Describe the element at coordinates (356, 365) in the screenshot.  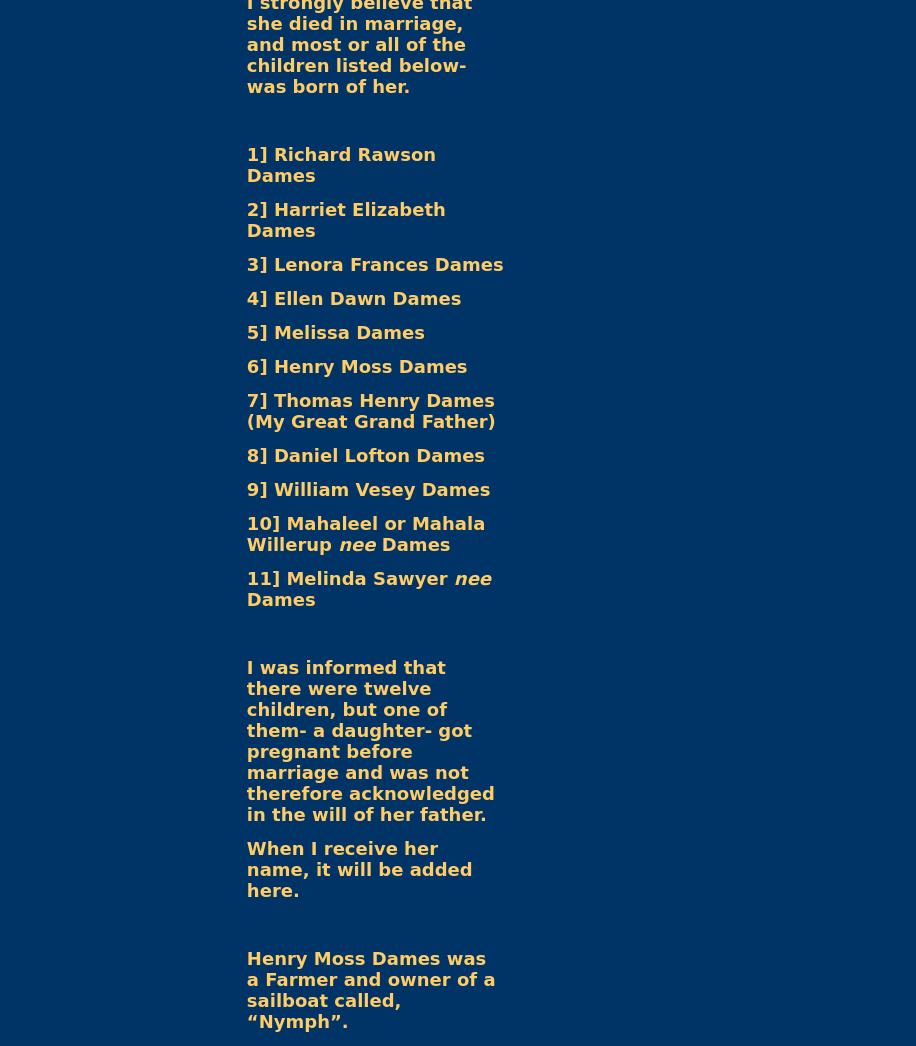
I see `'6] Henry Moss Dames'` at that location.